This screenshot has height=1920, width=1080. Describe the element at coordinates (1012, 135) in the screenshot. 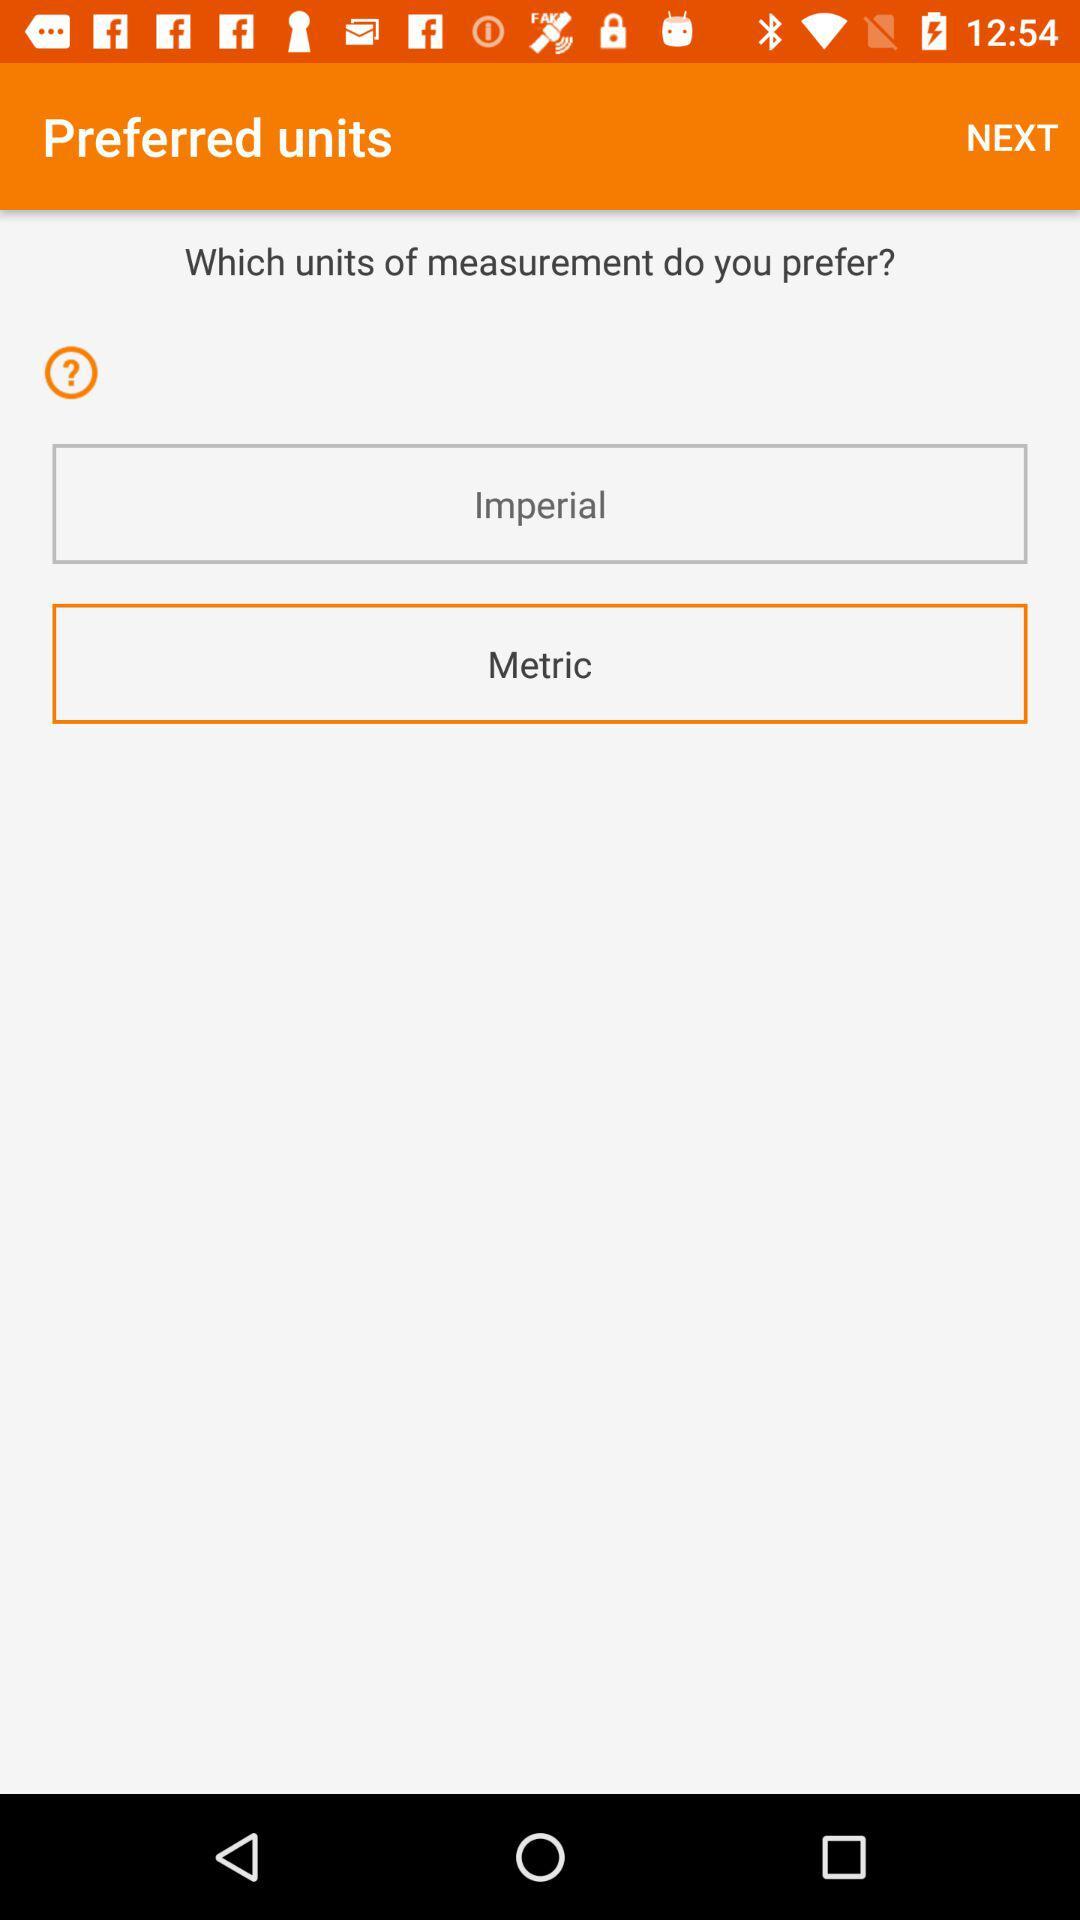

I see `the item to the right of the preferred units item` at that location.